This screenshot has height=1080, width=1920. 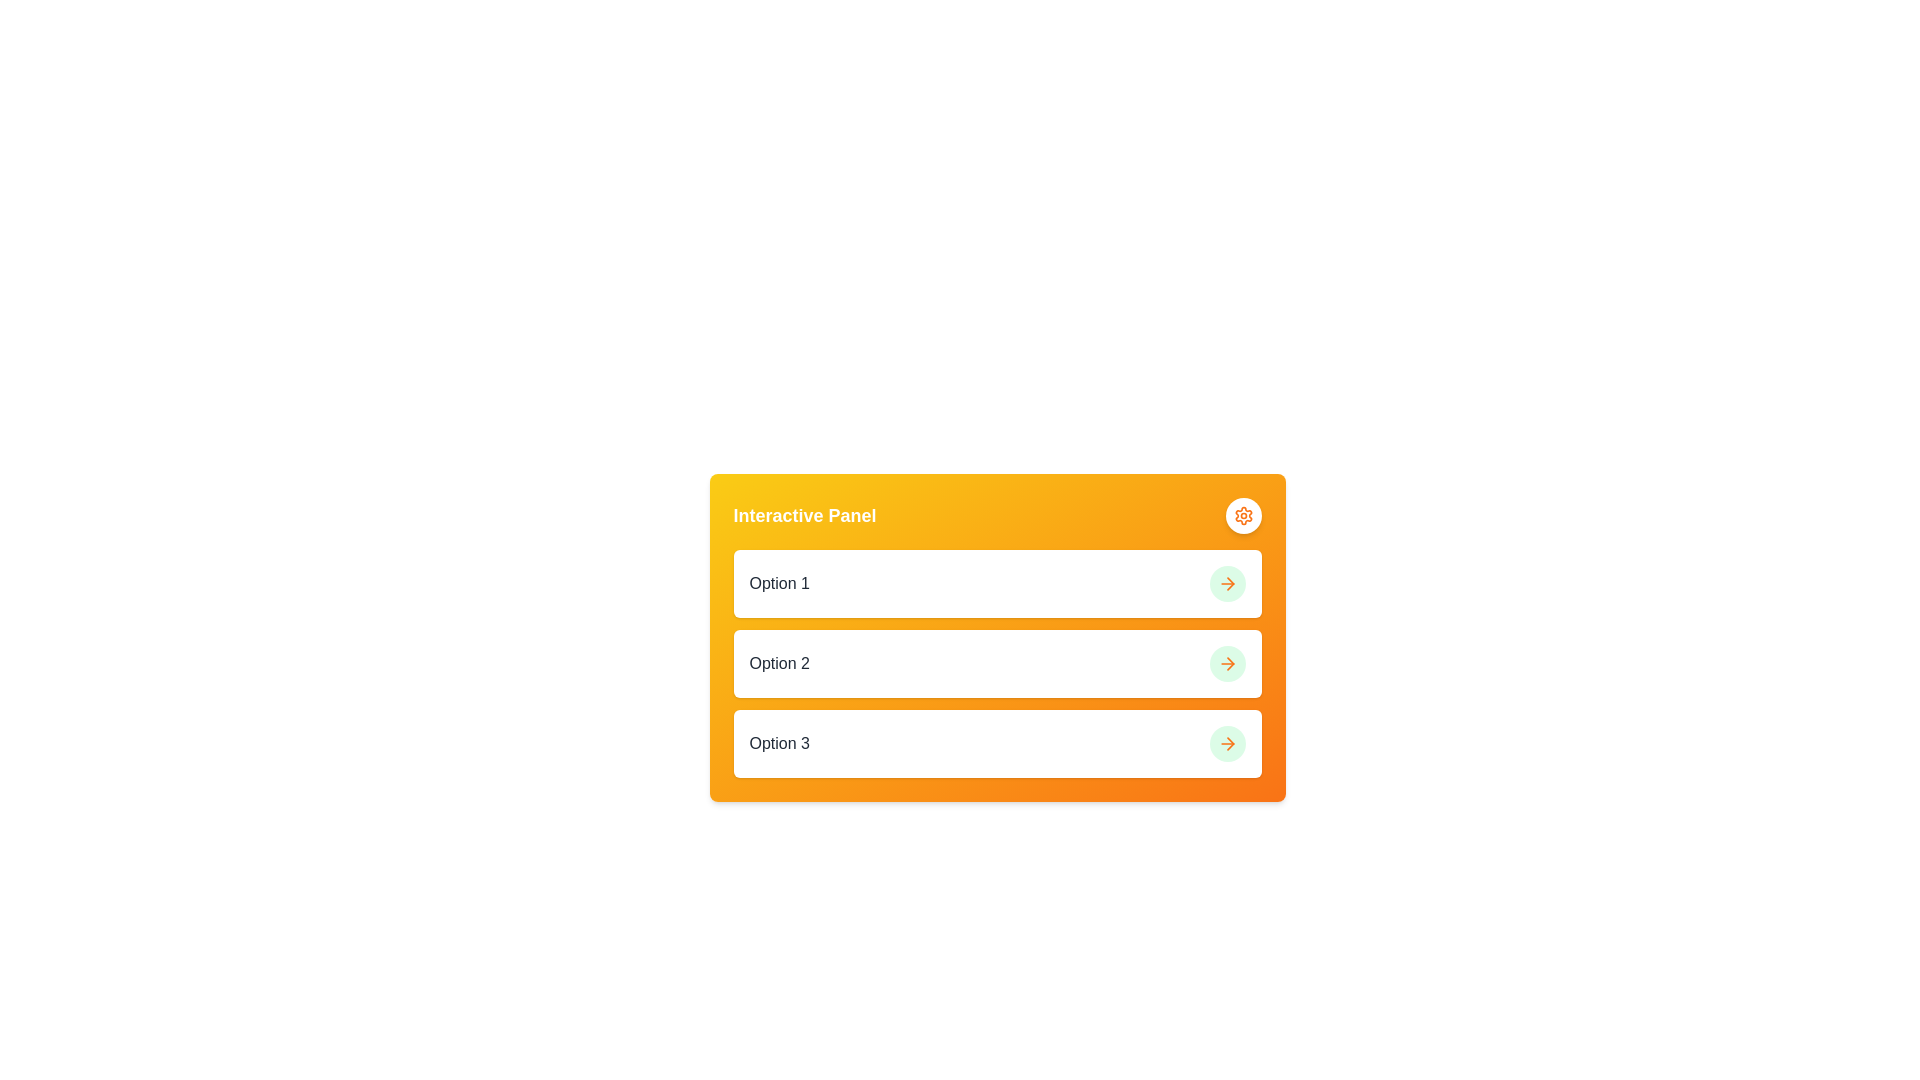 I want to click on the settings icon, which is a cogwheel shape located, so click(x=1242, y=515).